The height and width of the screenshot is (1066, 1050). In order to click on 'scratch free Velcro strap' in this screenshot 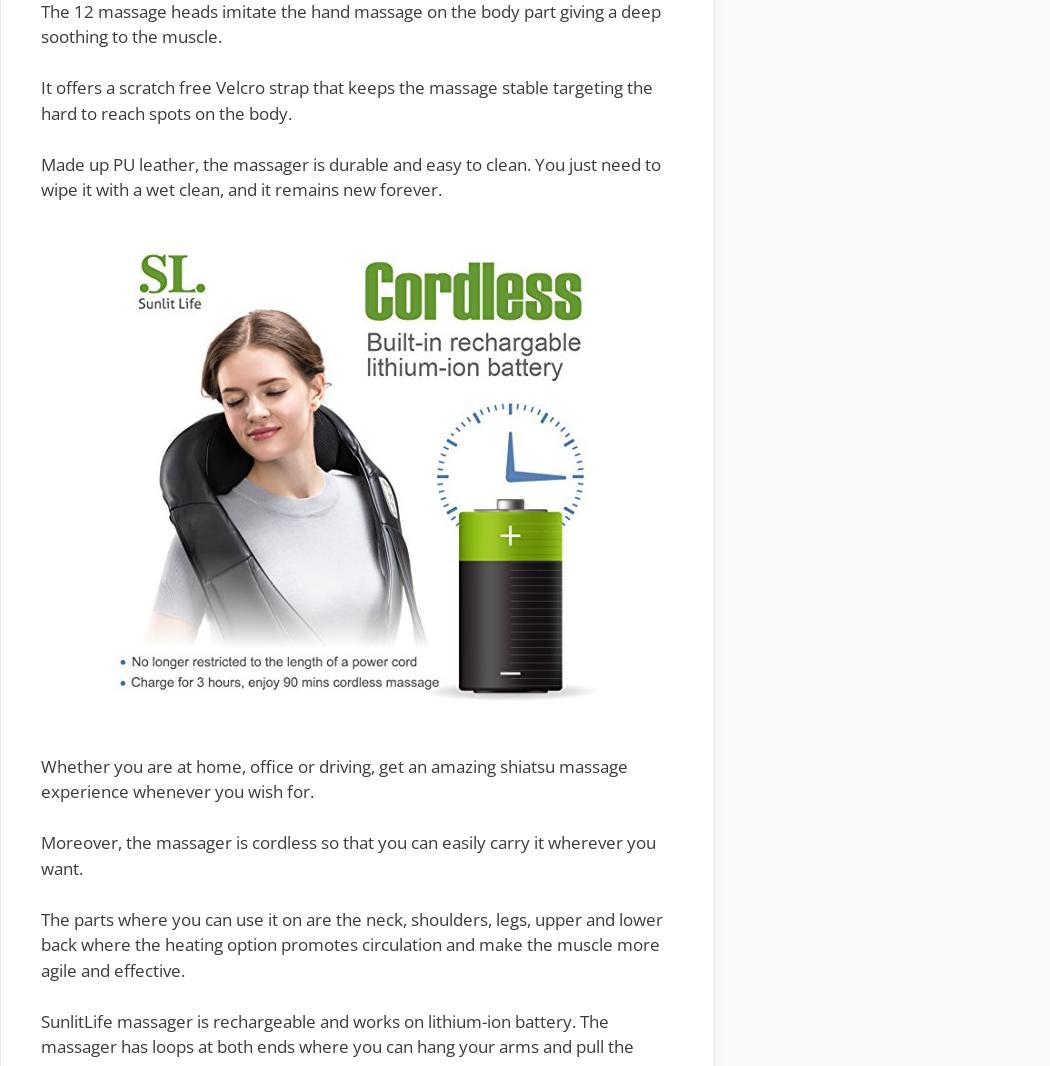, I will do `click(212, 86)`.